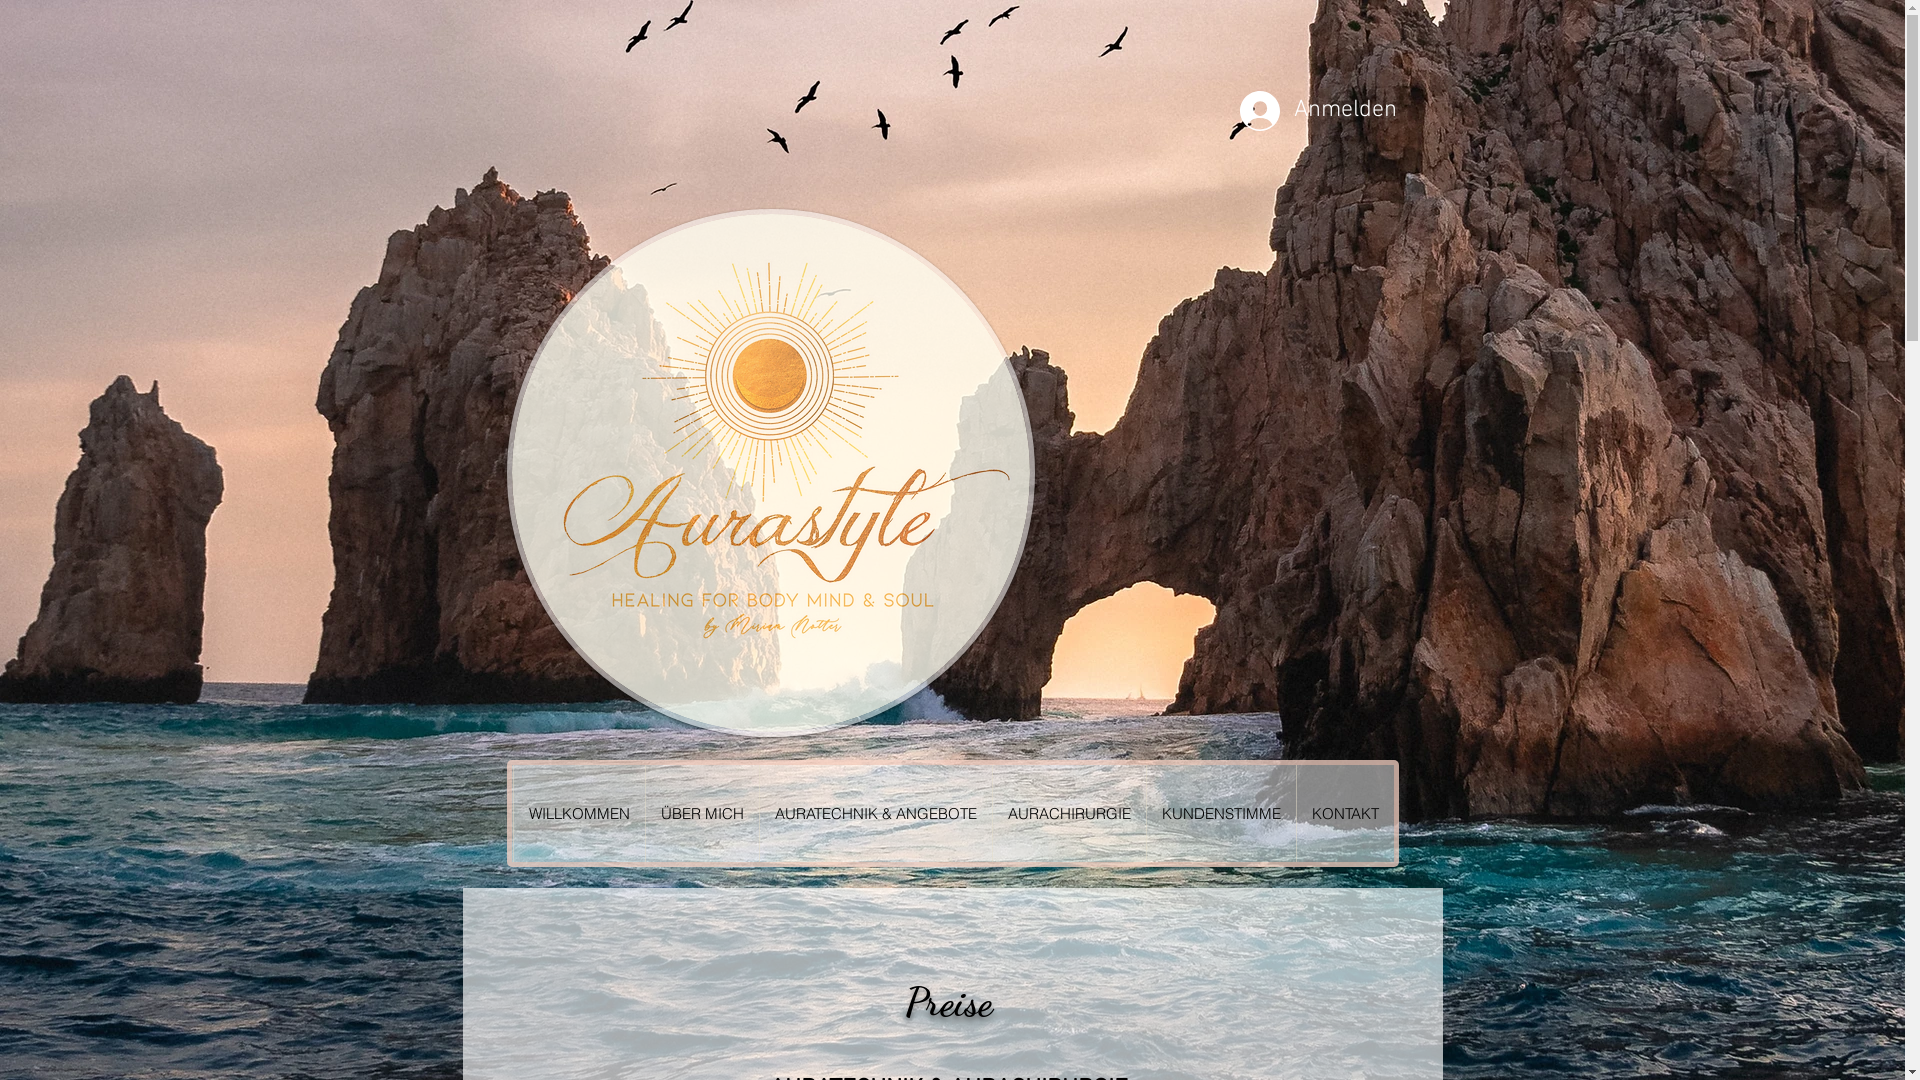 This screenshot has height=1080, width=1920. What do you see at coordinates (874, 813) in the screenshot?
I see `'AURATECHNIK & ANGEBOTE'` at bounding box center [874, 813].